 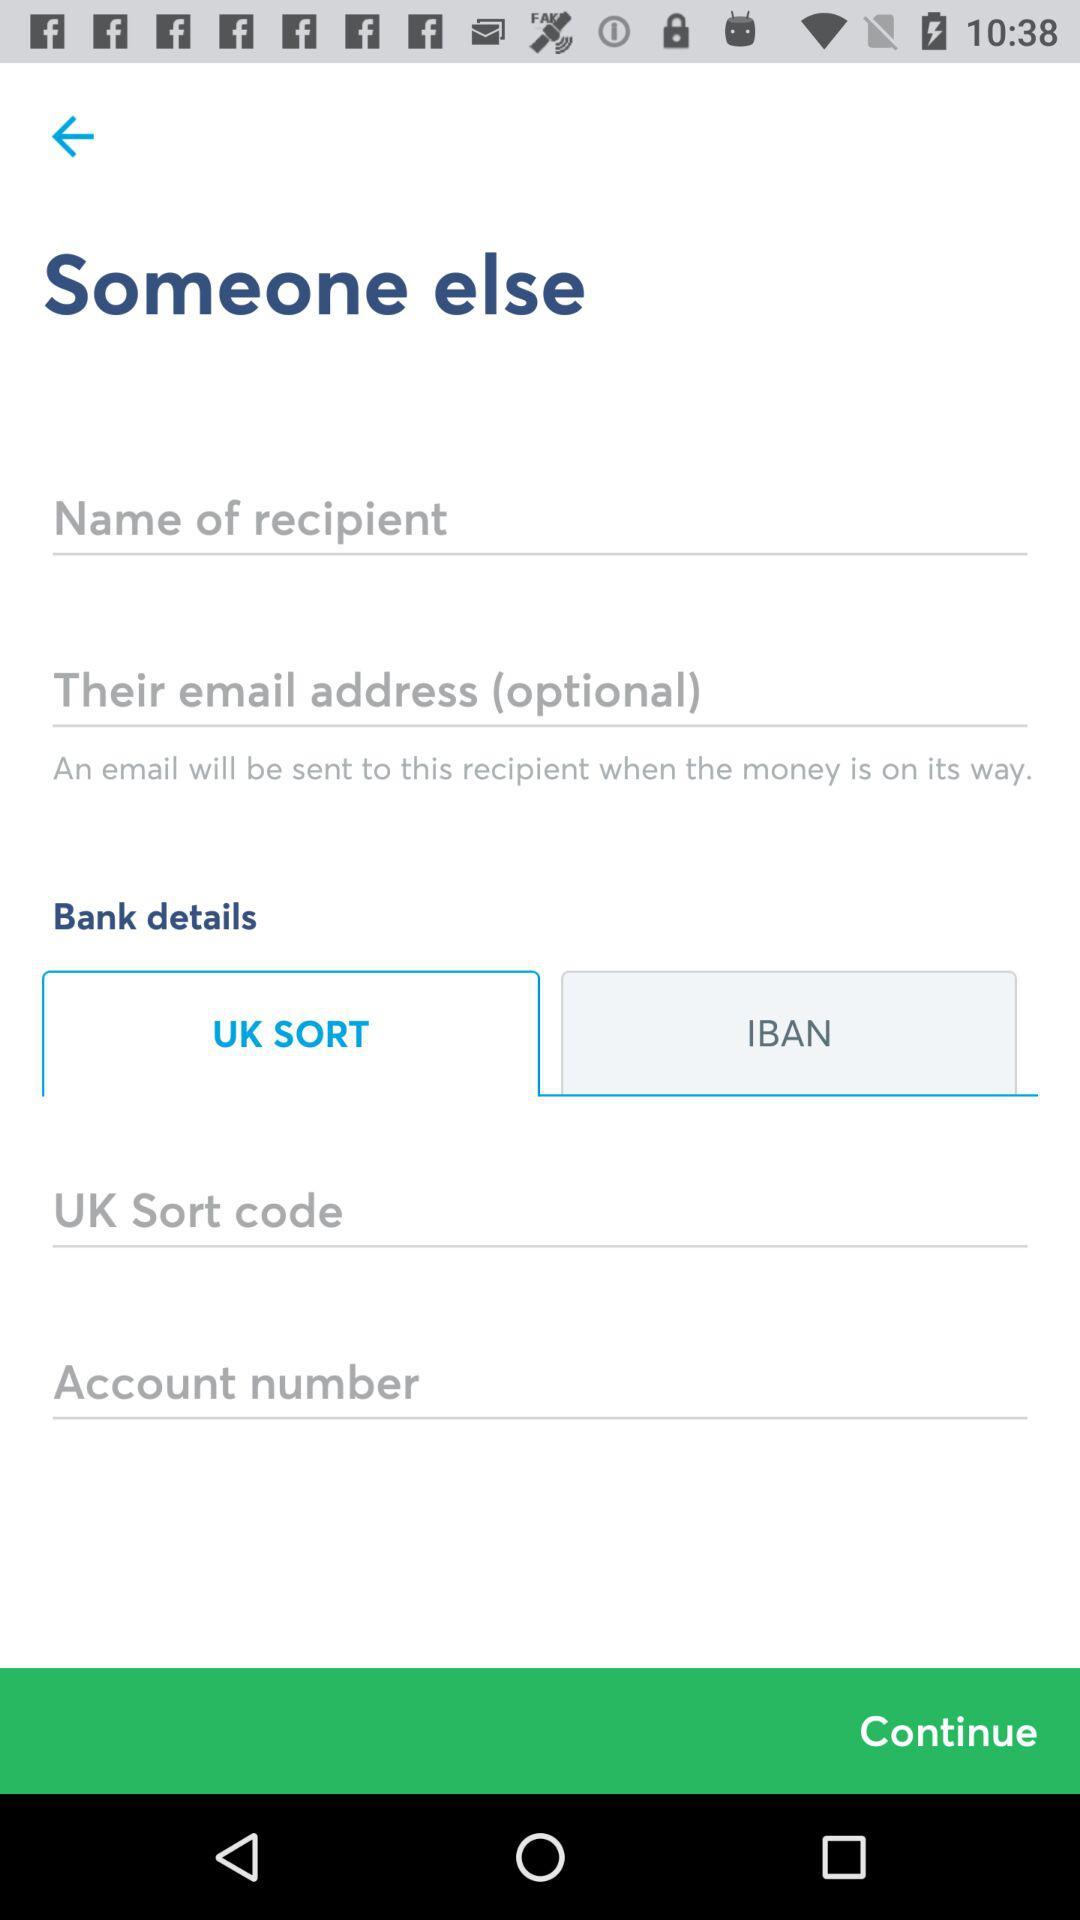 What do you see at coordinates (72, 135) in the screenshot?
I see `item above the someone else icon` at bounding box center [72, 135].